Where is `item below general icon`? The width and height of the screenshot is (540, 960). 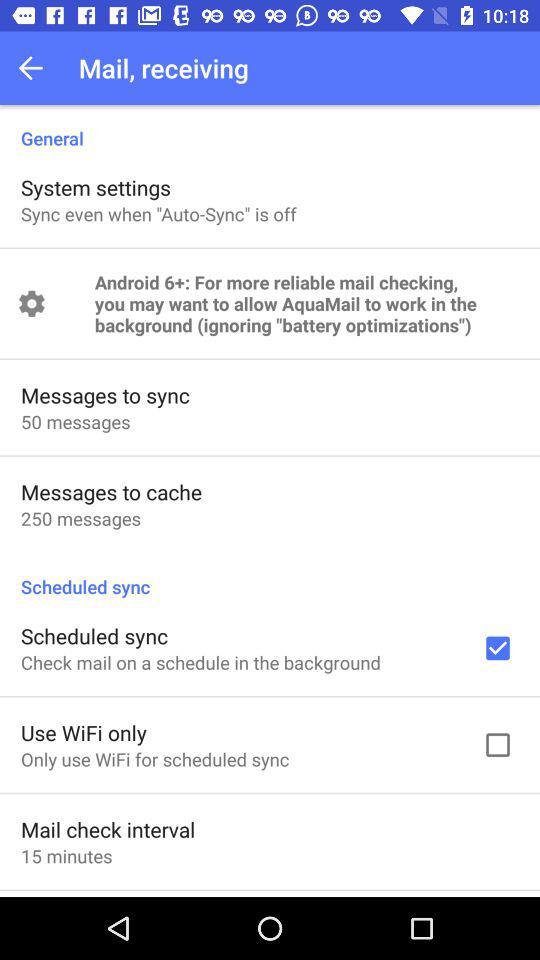
item below general icon is located at coordinates (95, 187).